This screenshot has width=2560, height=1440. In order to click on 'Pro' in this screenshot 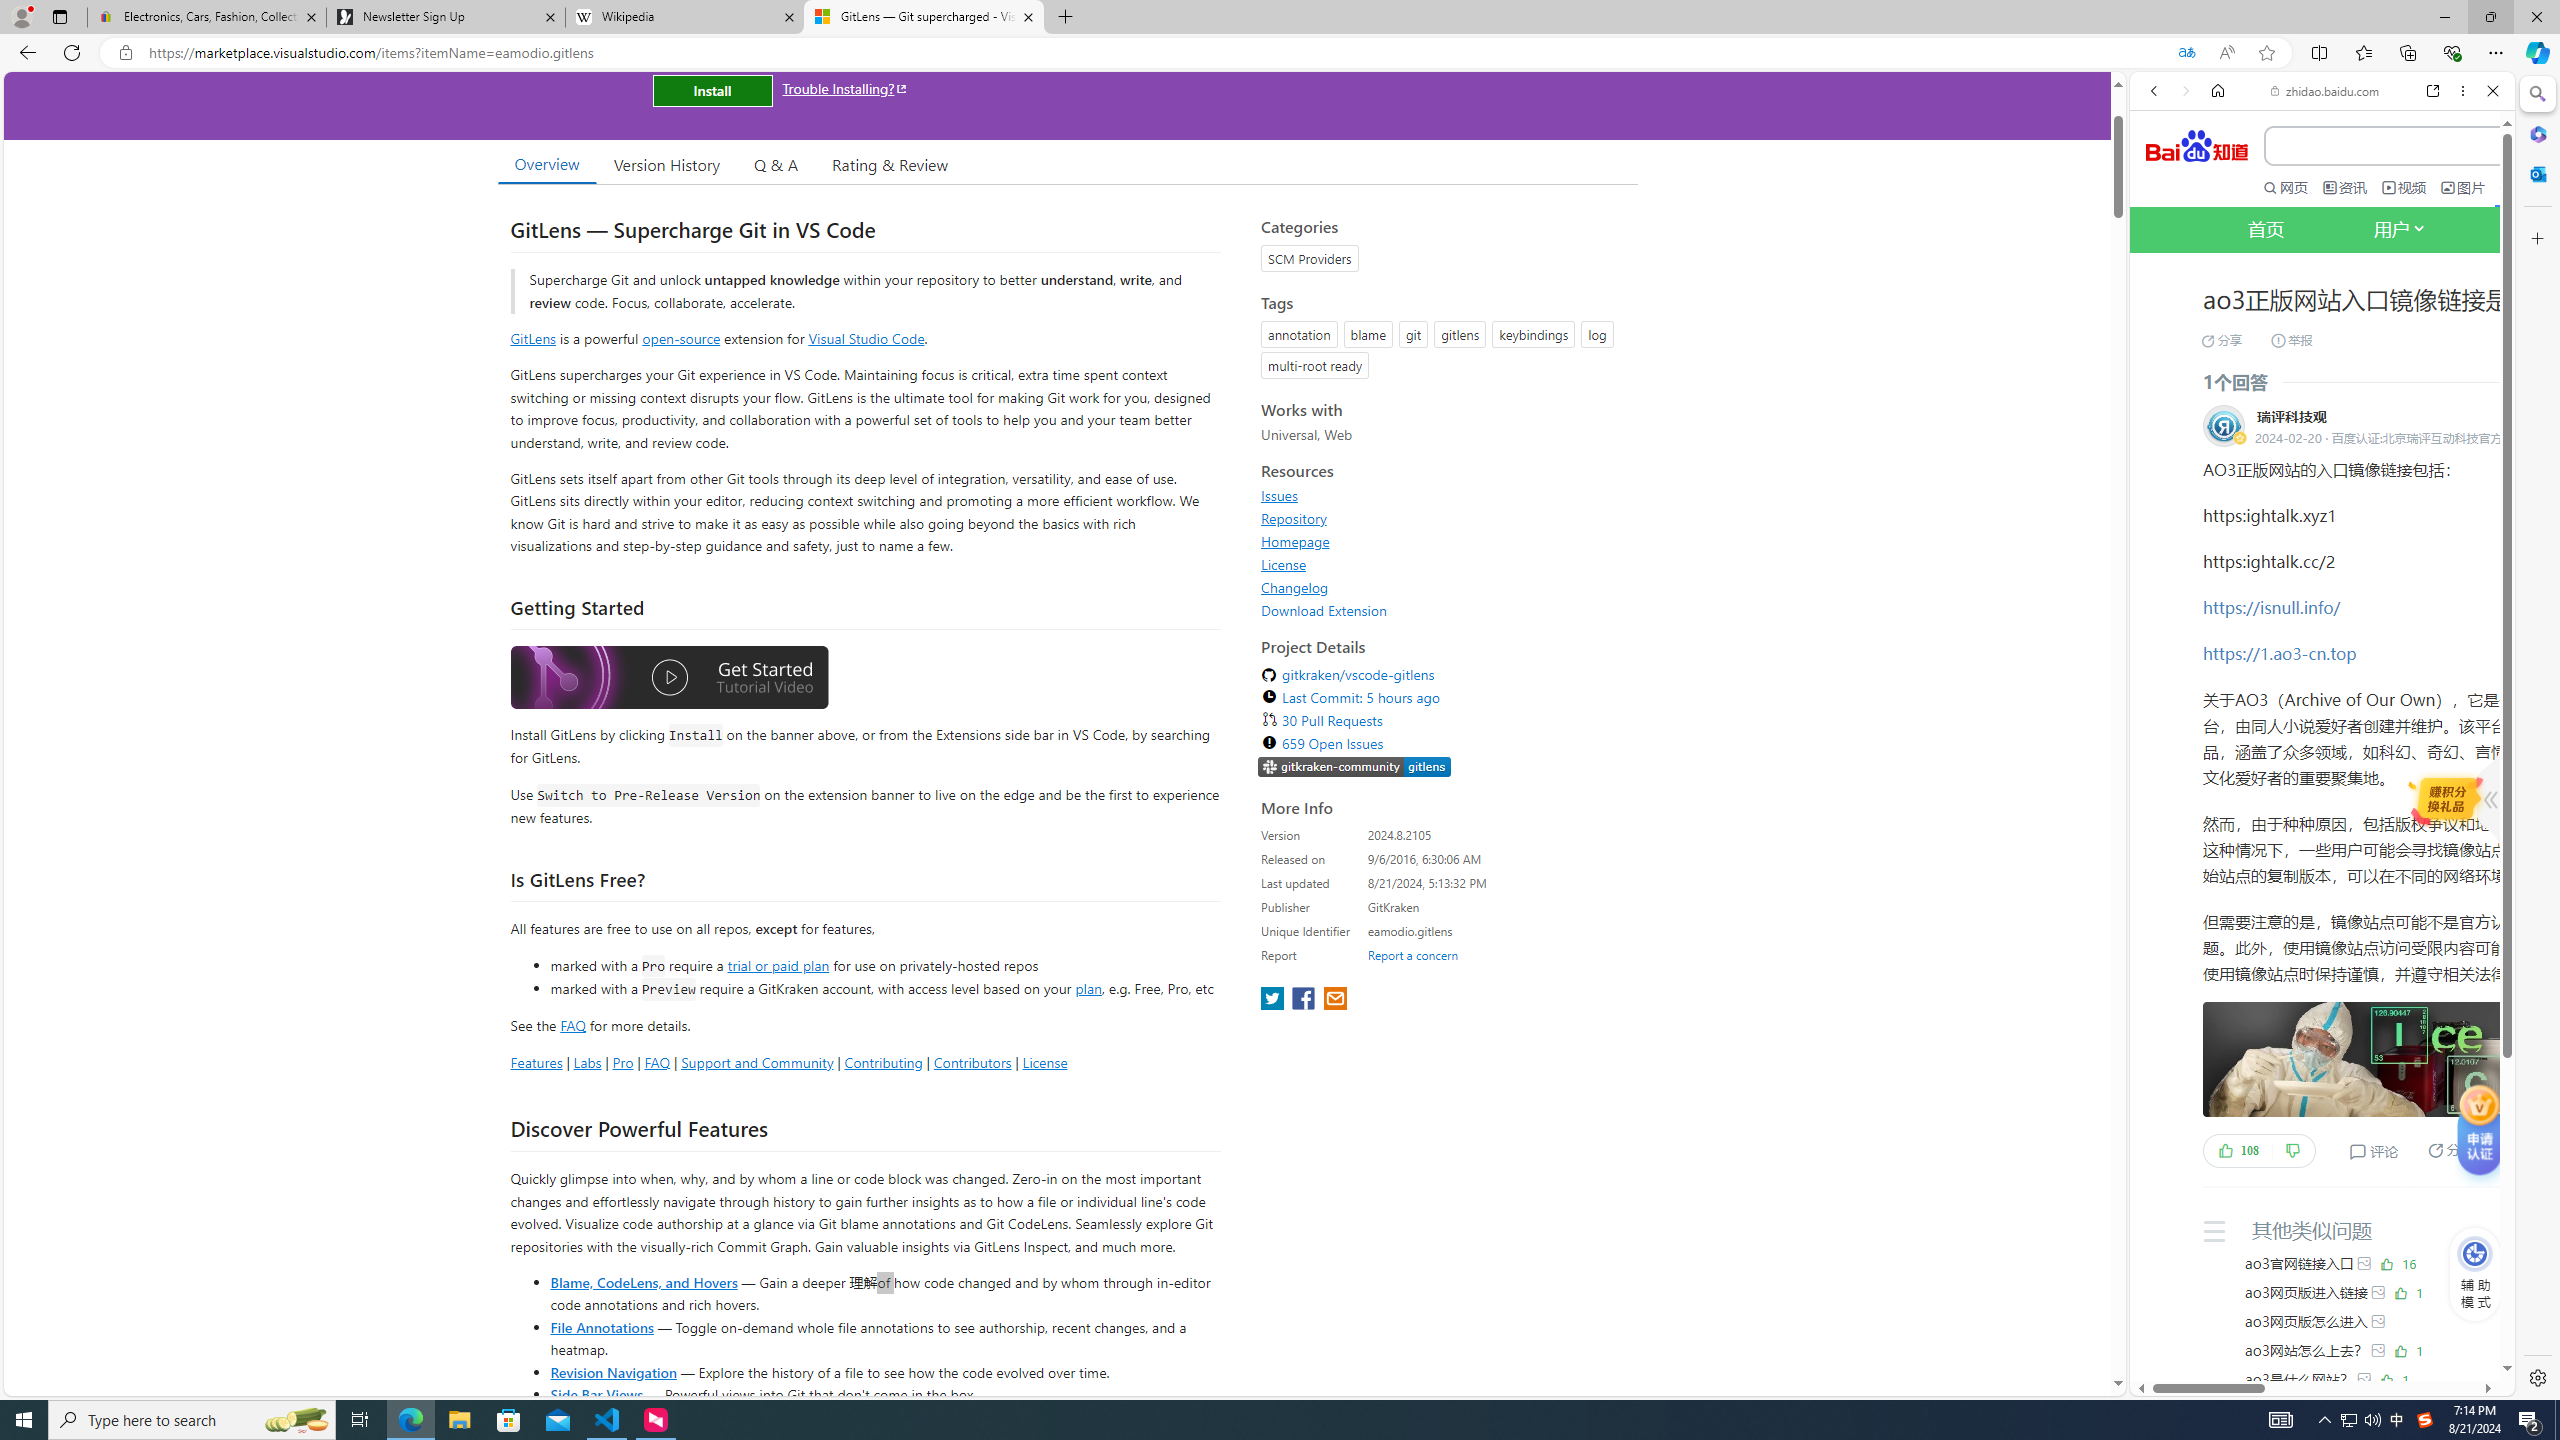, I will do `click(623, 1061)`.